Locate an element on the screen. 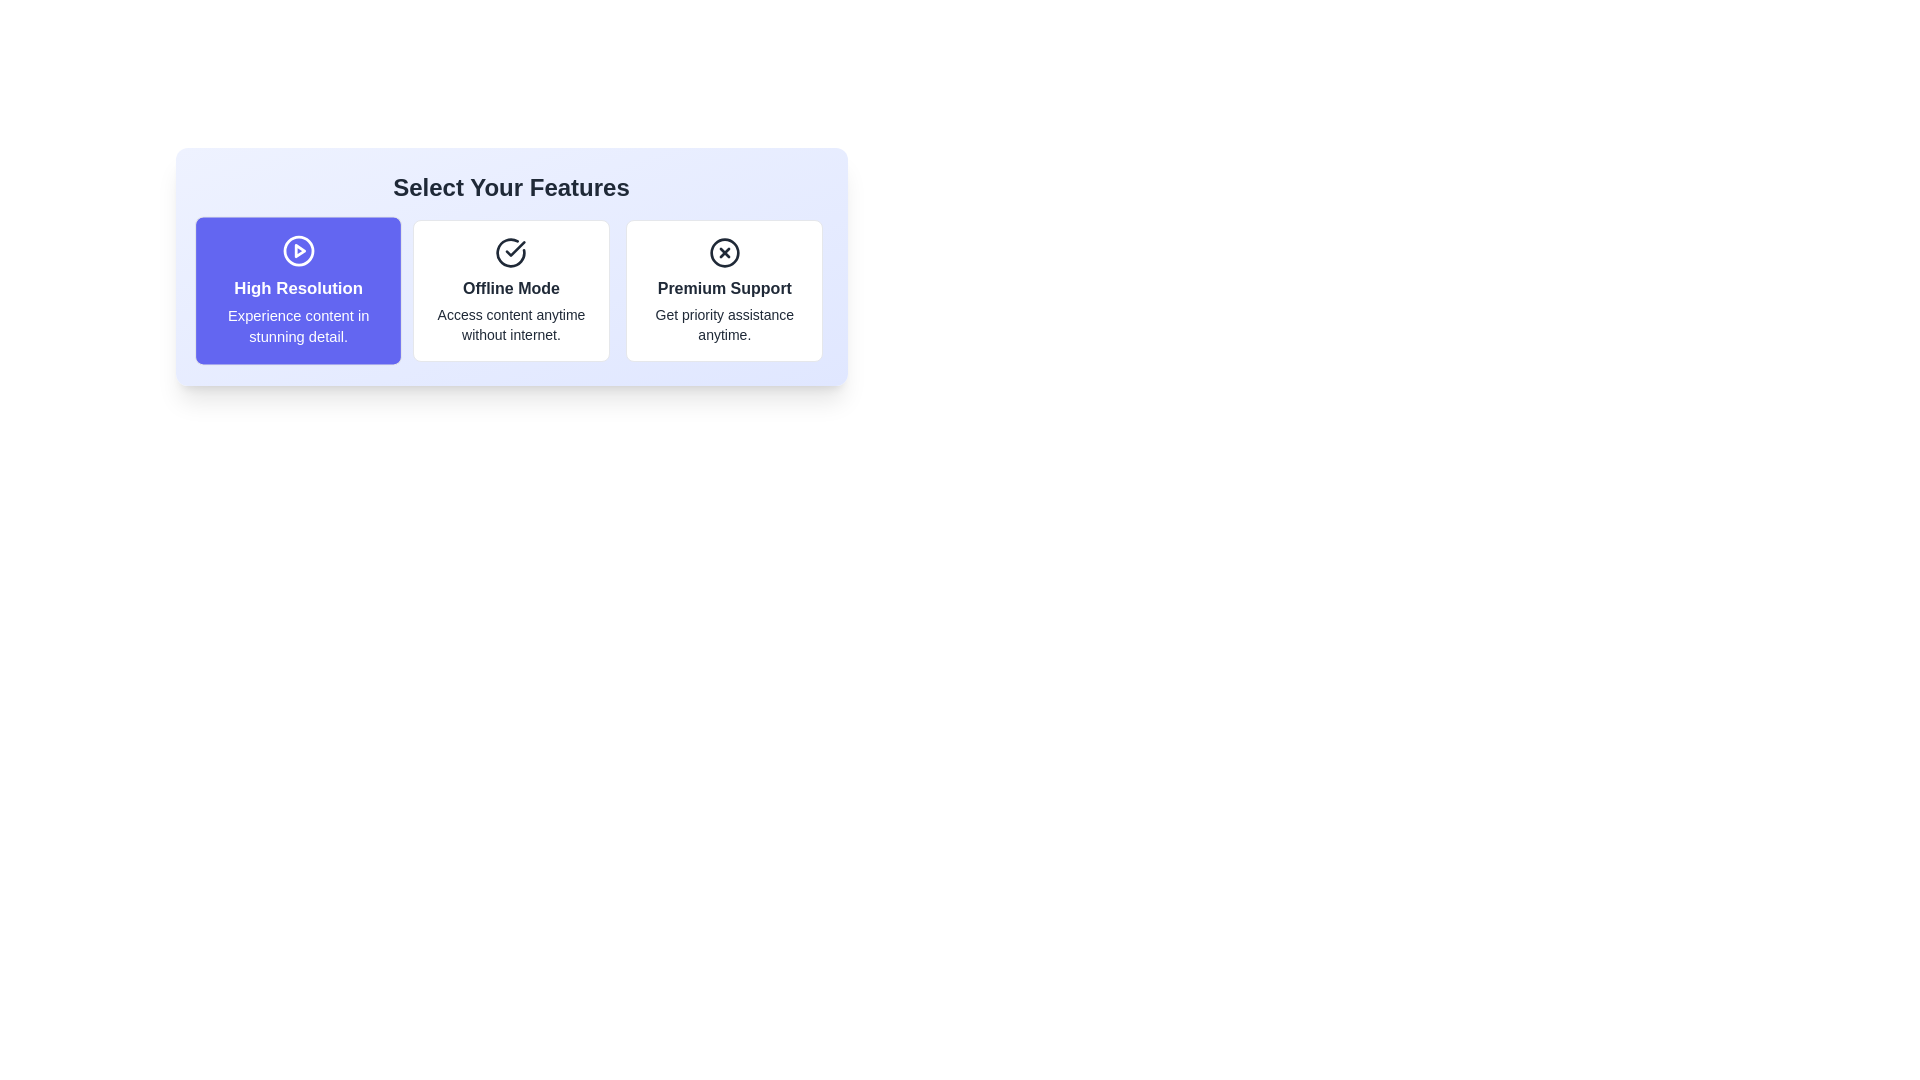 The image size is (1920, 1080). the static text caption that describes the functionality of the 'Offline Mode' feature option, located below the 'Offline Mode' text is located at coordinates (511, 323).